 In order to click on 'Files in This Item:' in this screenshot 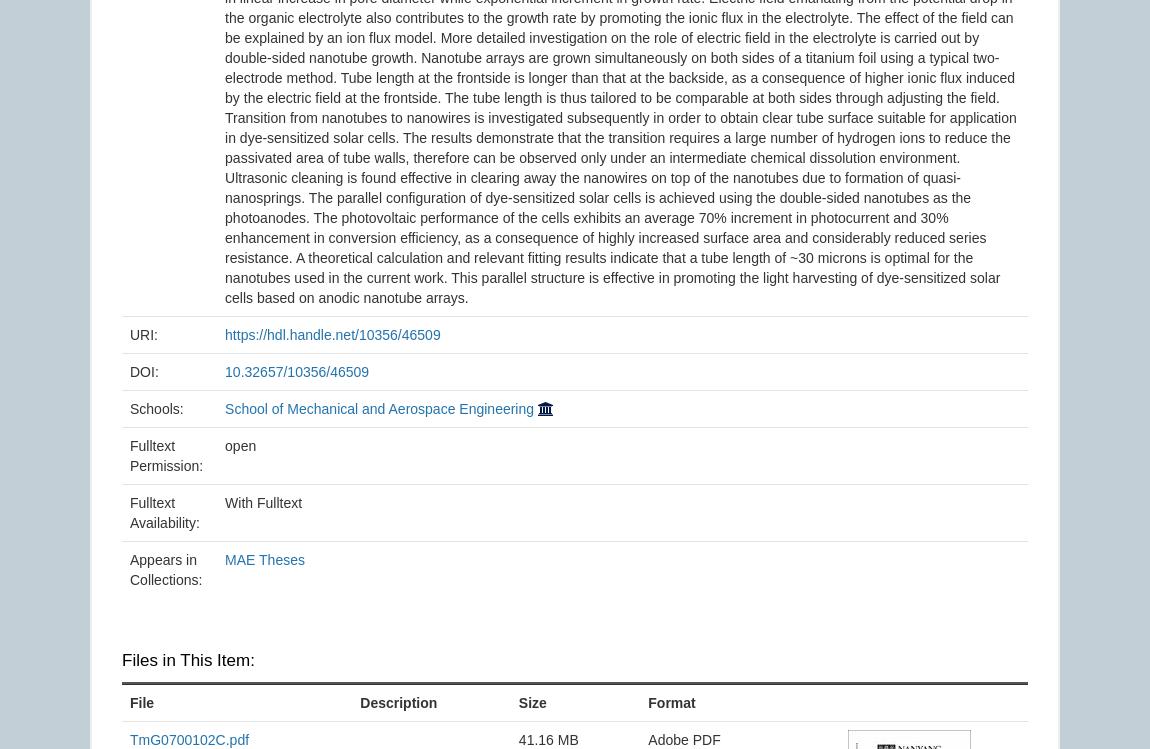, I will do `click(187, 660)`.